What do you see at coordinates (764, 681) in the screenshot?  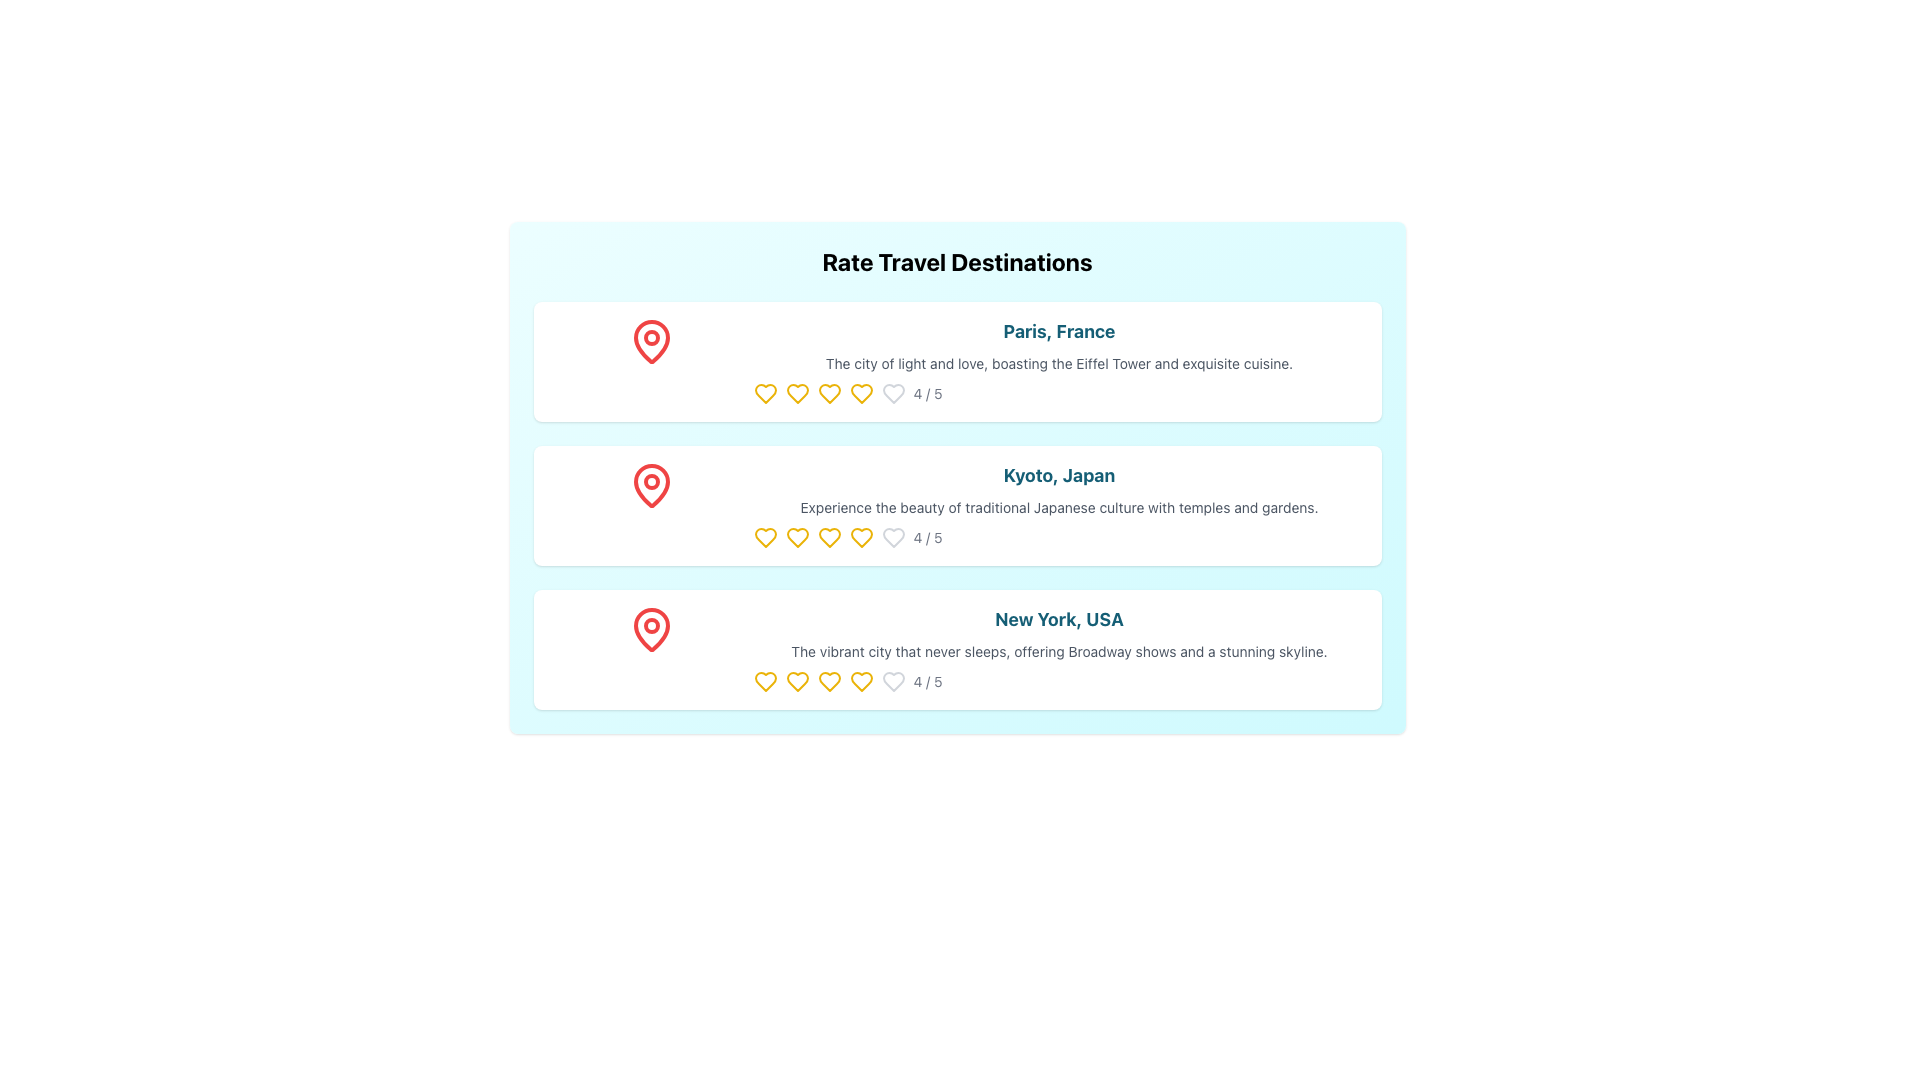 I see `the fifth golden heart icon in the rating section below 'New York, USA' and above the numeric rating score` at bounding box center [764, 681].